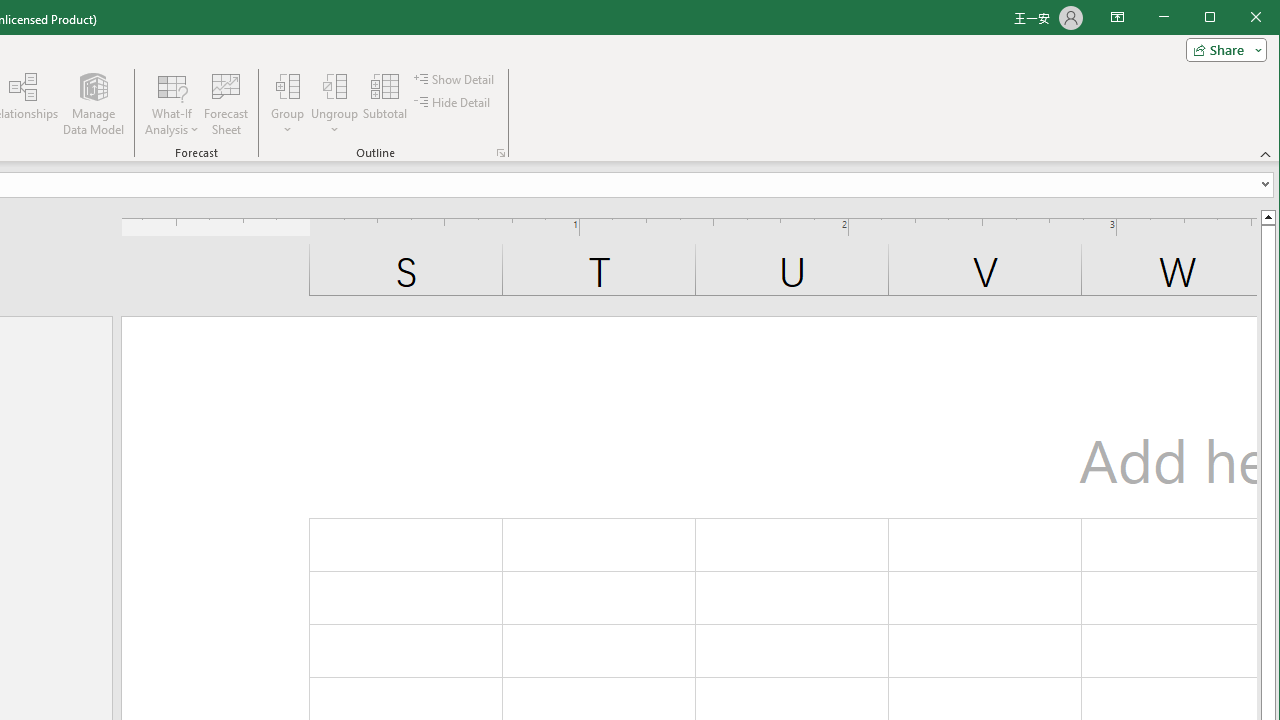  I want to click on 'Maximize', so click(1238, 19).